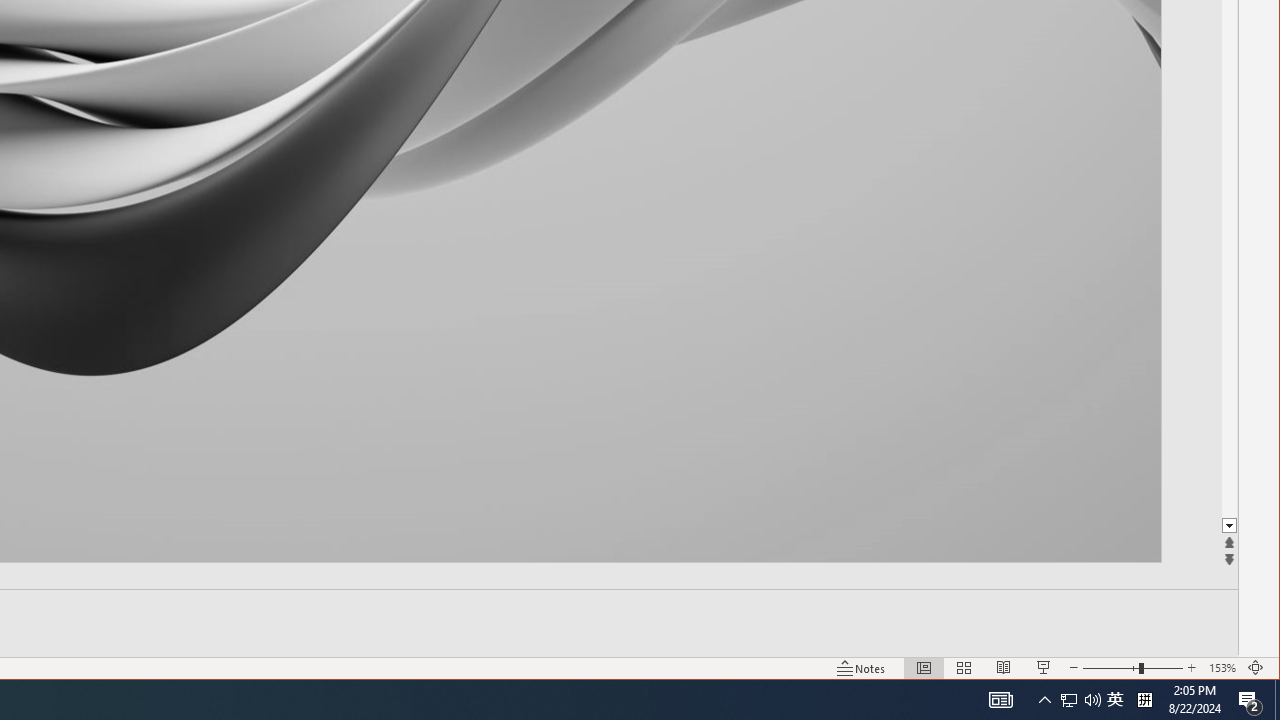  Describe the element at coordinates (1044, 698) in the screenshot. I see `'Notification Chevron'` at that location.